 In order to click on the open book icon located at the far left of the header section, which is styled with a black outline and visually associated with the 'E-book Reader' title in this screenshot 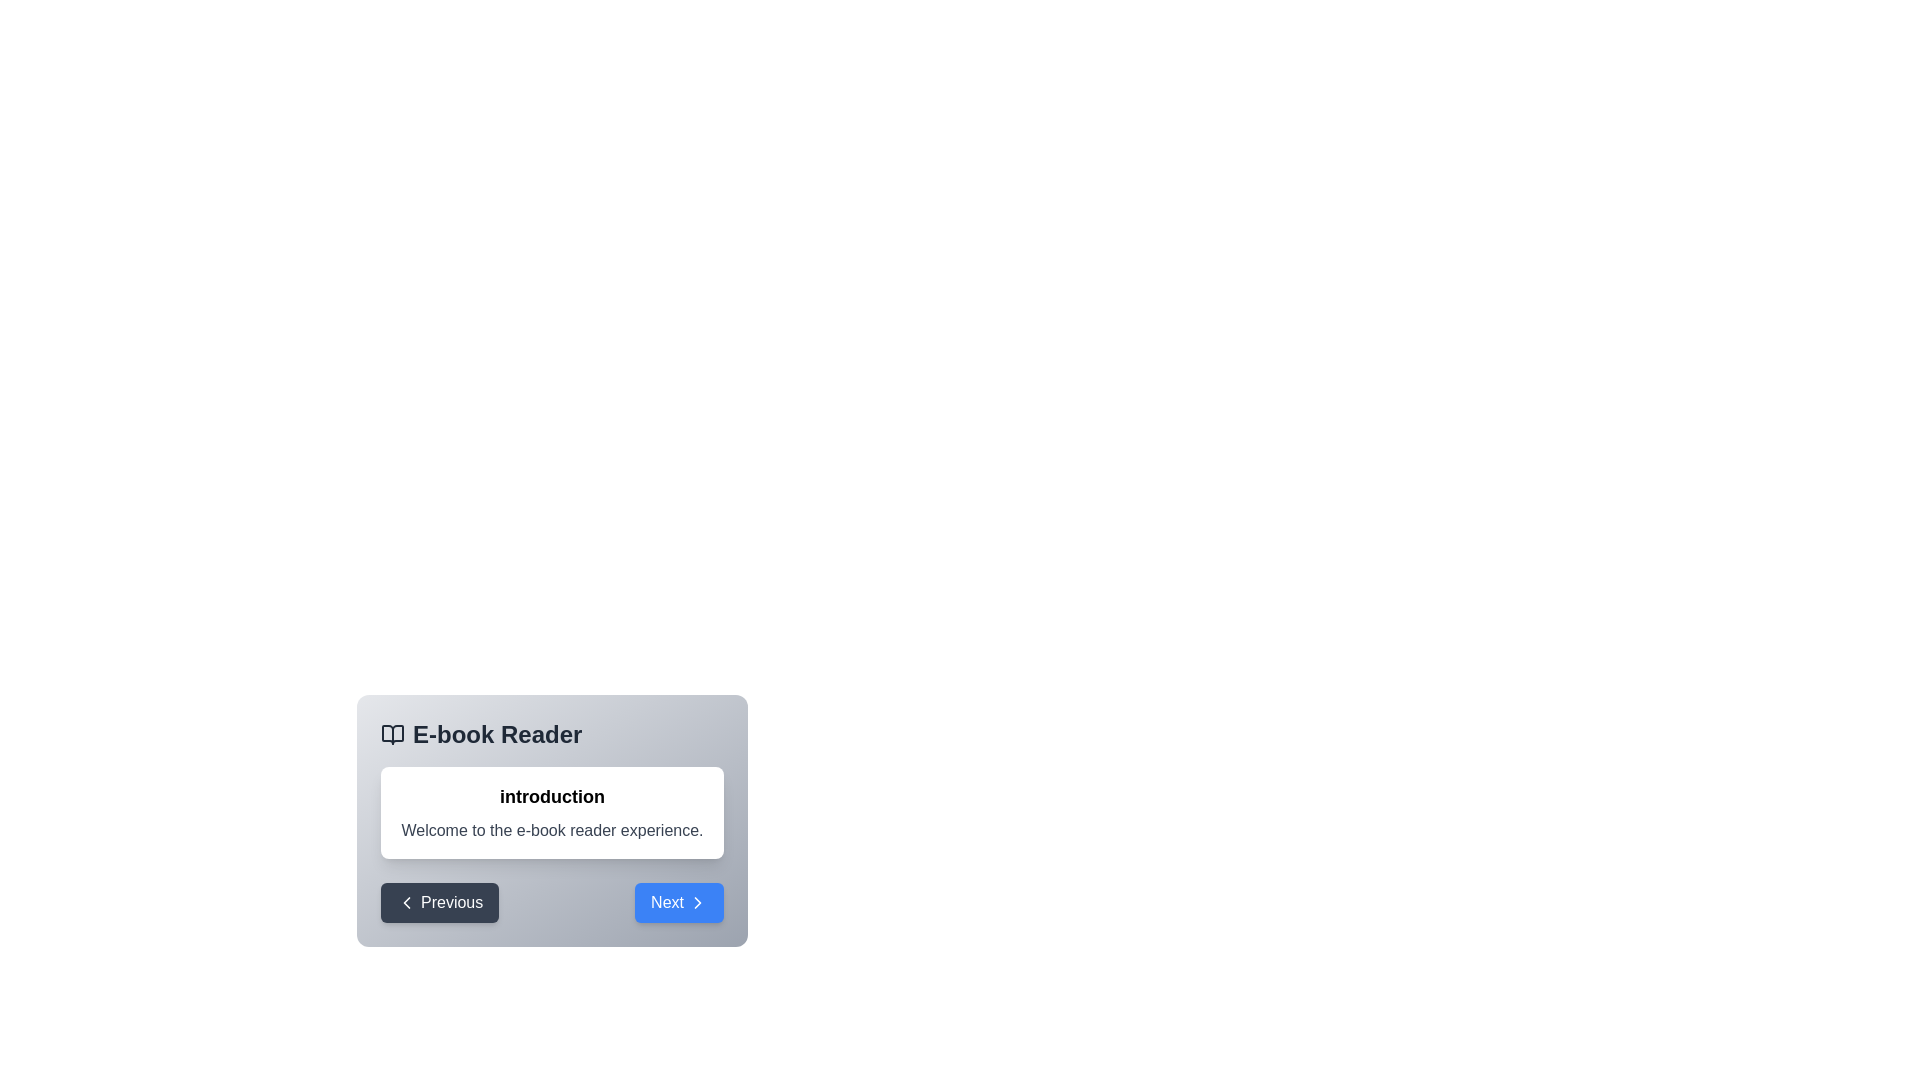, I will do `click(393, 735)`.